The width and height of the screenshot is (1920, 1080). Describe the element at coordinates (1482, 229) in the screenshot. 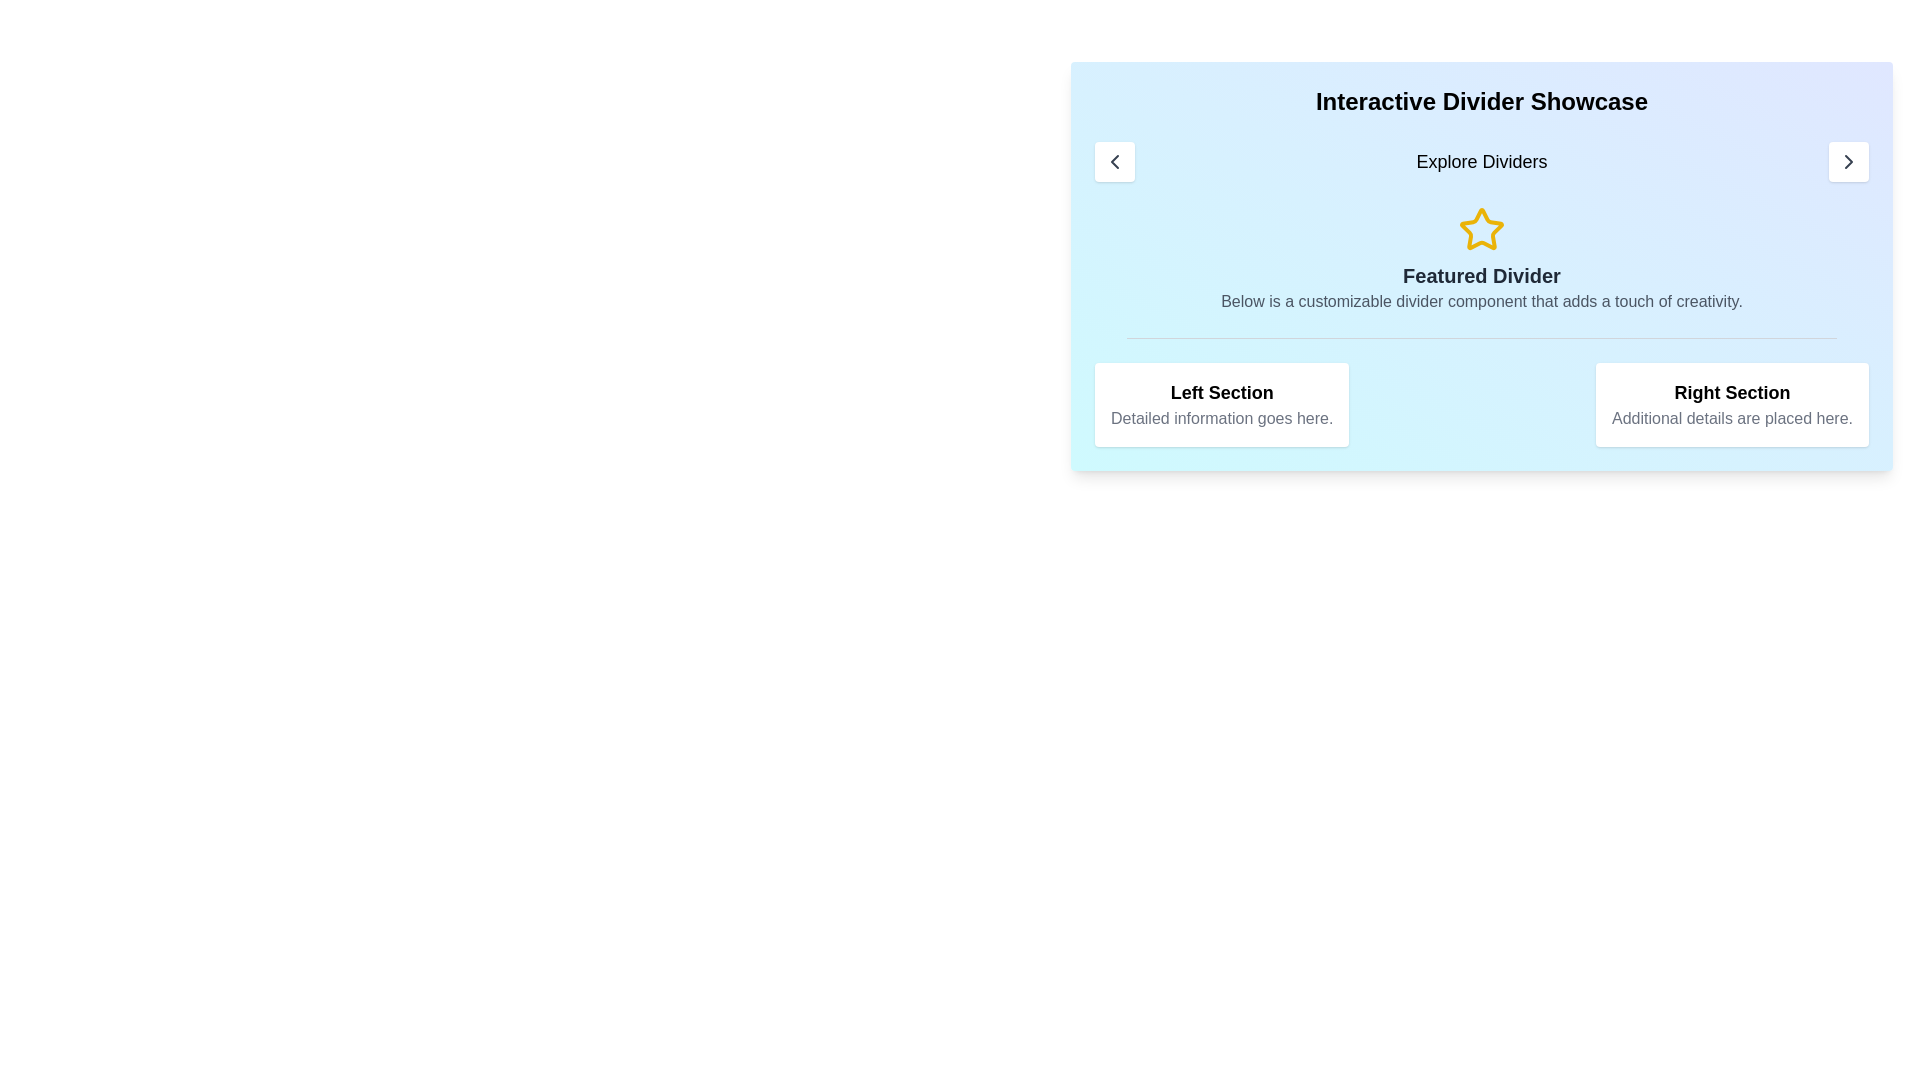

I see `the Decorative Icon (SVG) which is a star-shaped icon with a yellow outline, prominently displayed above the 'Featured Divider' header` at that location.